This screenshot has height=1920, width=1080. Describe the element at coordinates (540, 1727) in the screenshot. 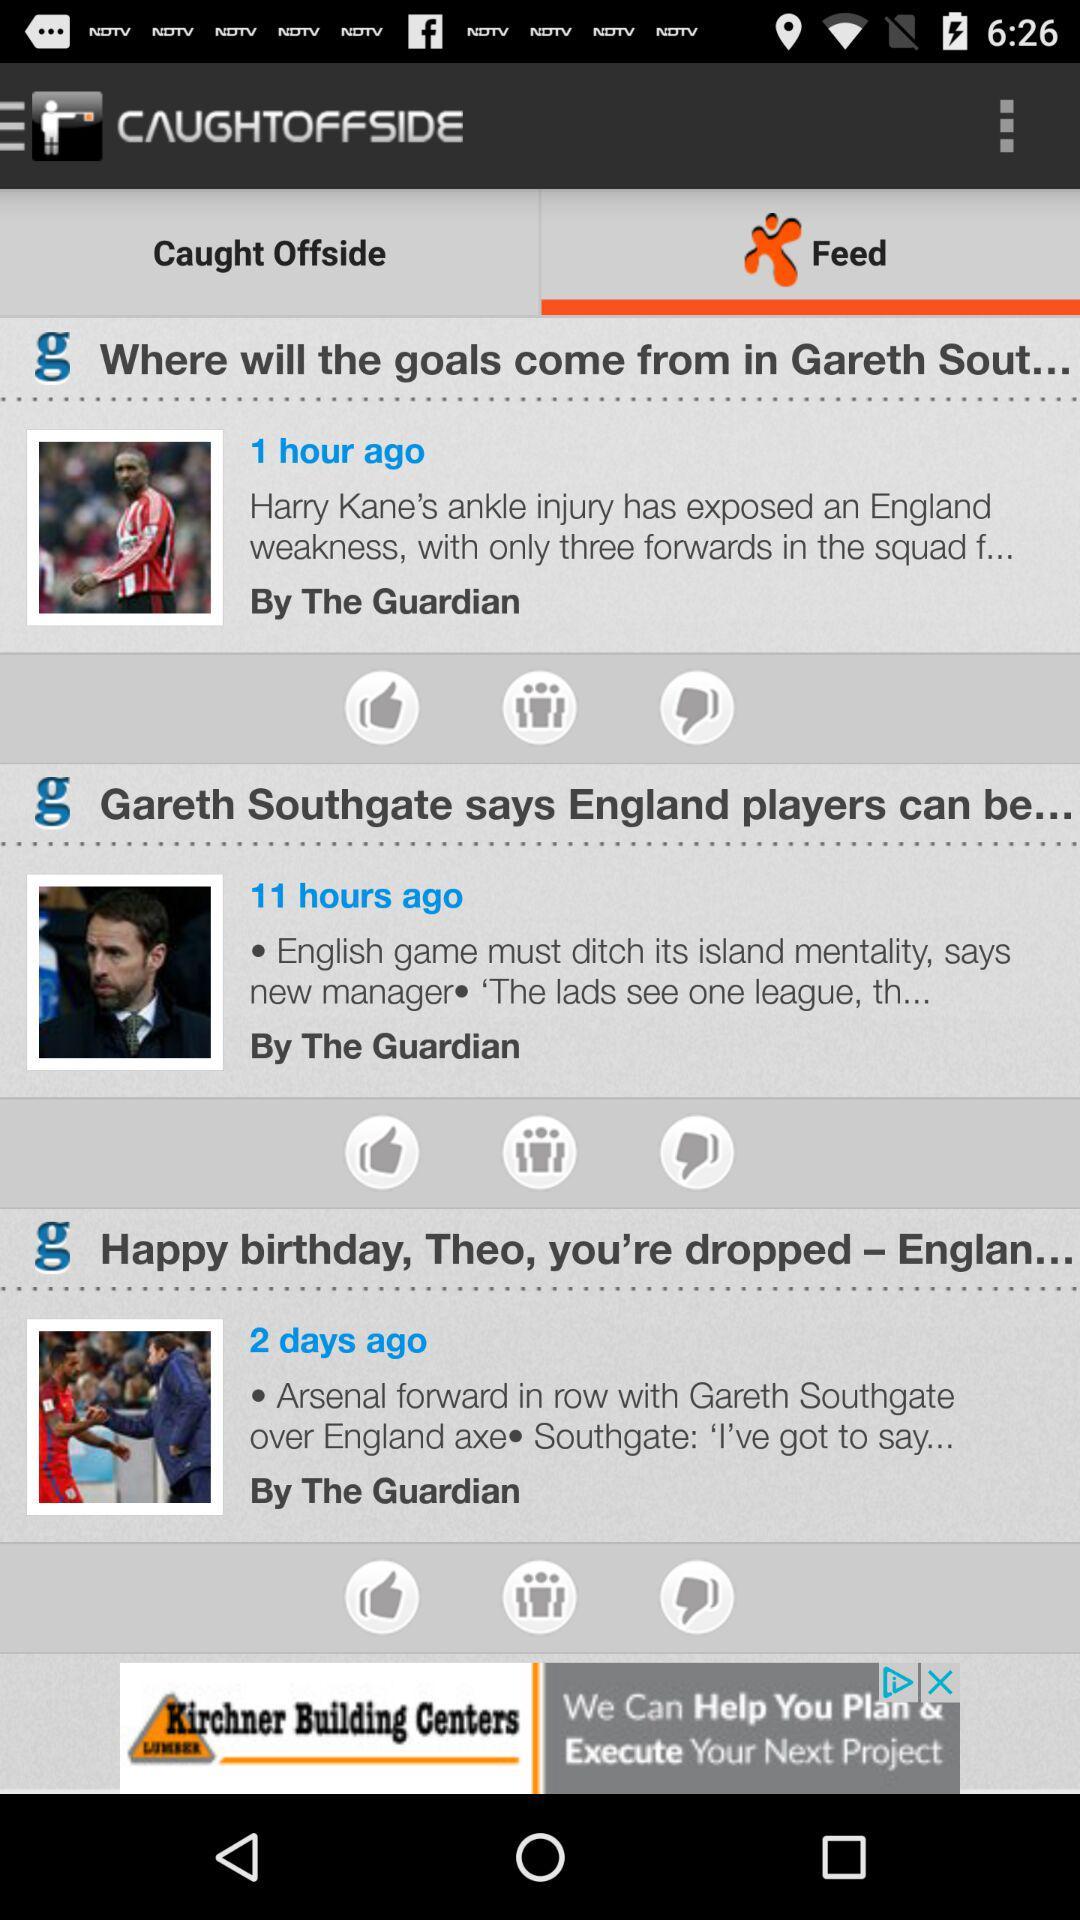

I see `the advertisement` at that location.